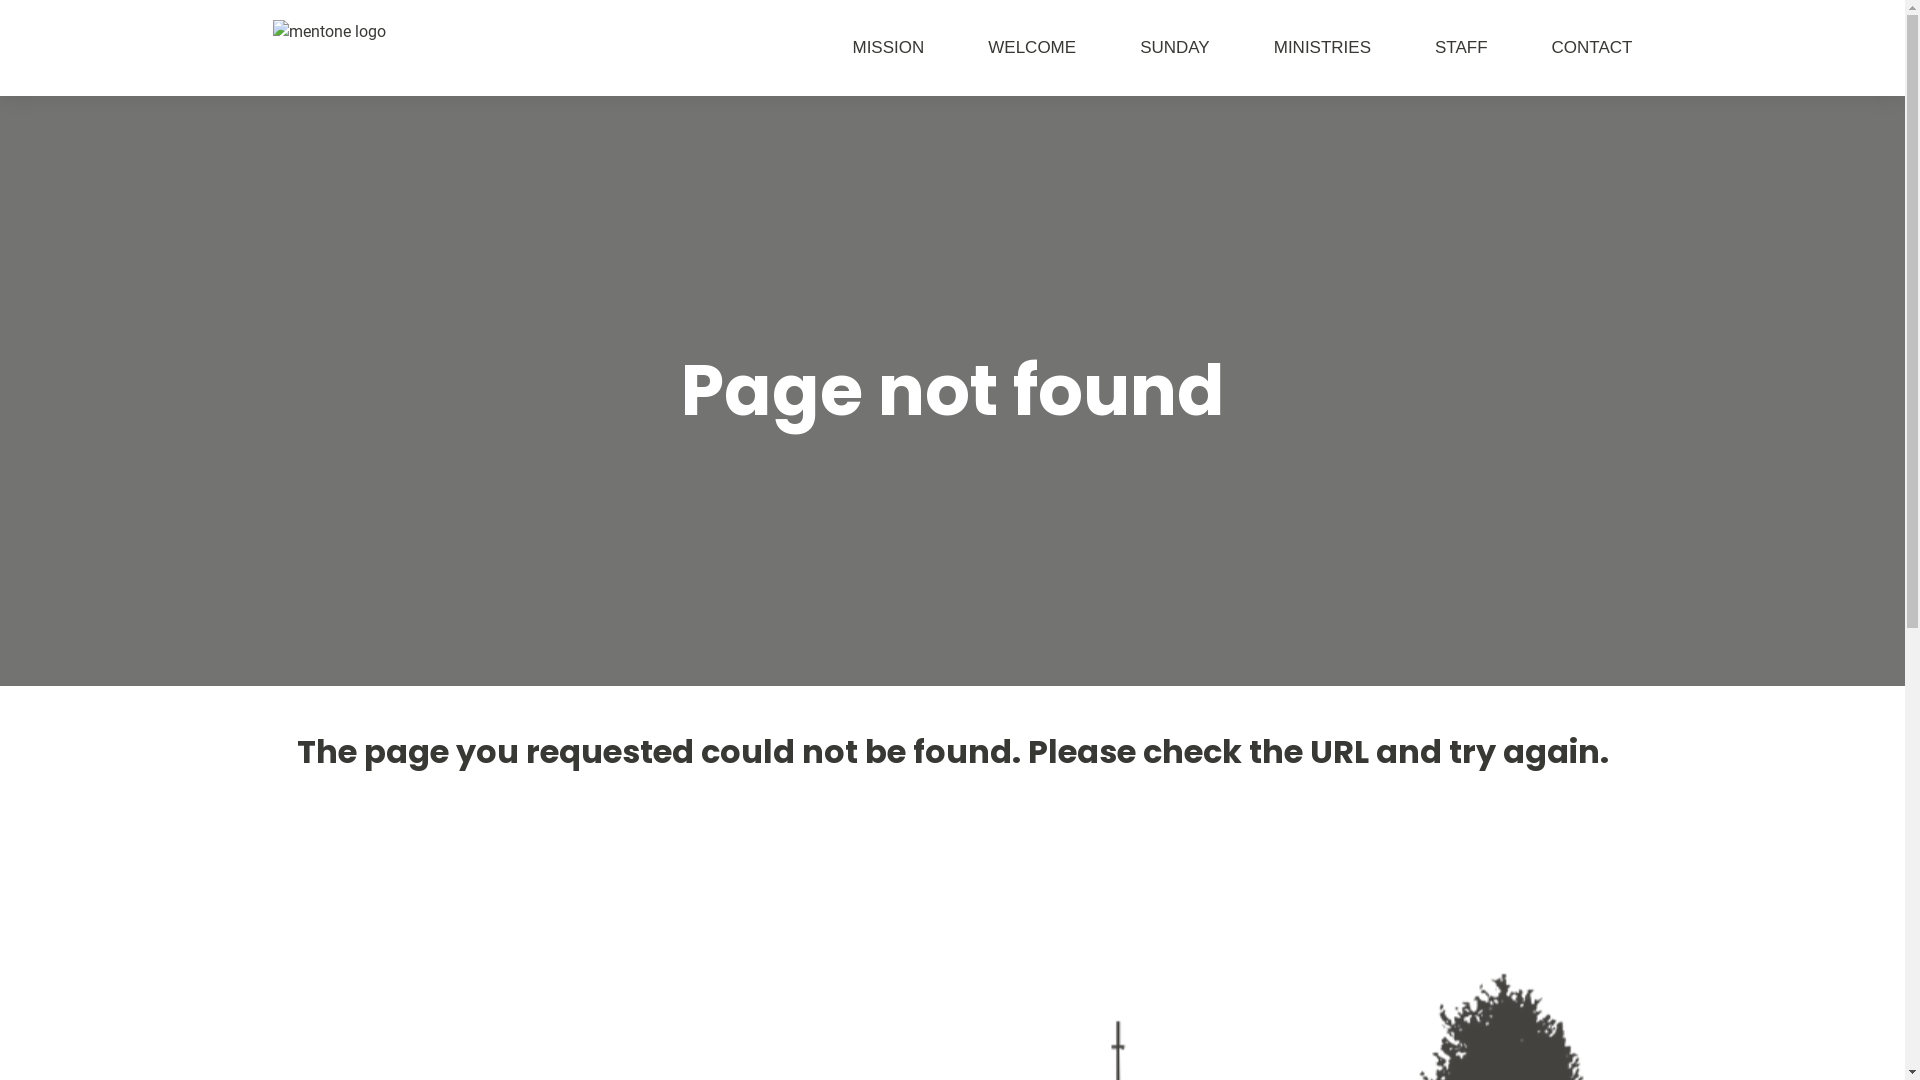 Image resolution: width=1920 pixels, height=1080 pixels. Describe the element at coordinates (1428, 46) in the screenshot. I see `'STAFF'` at that location.